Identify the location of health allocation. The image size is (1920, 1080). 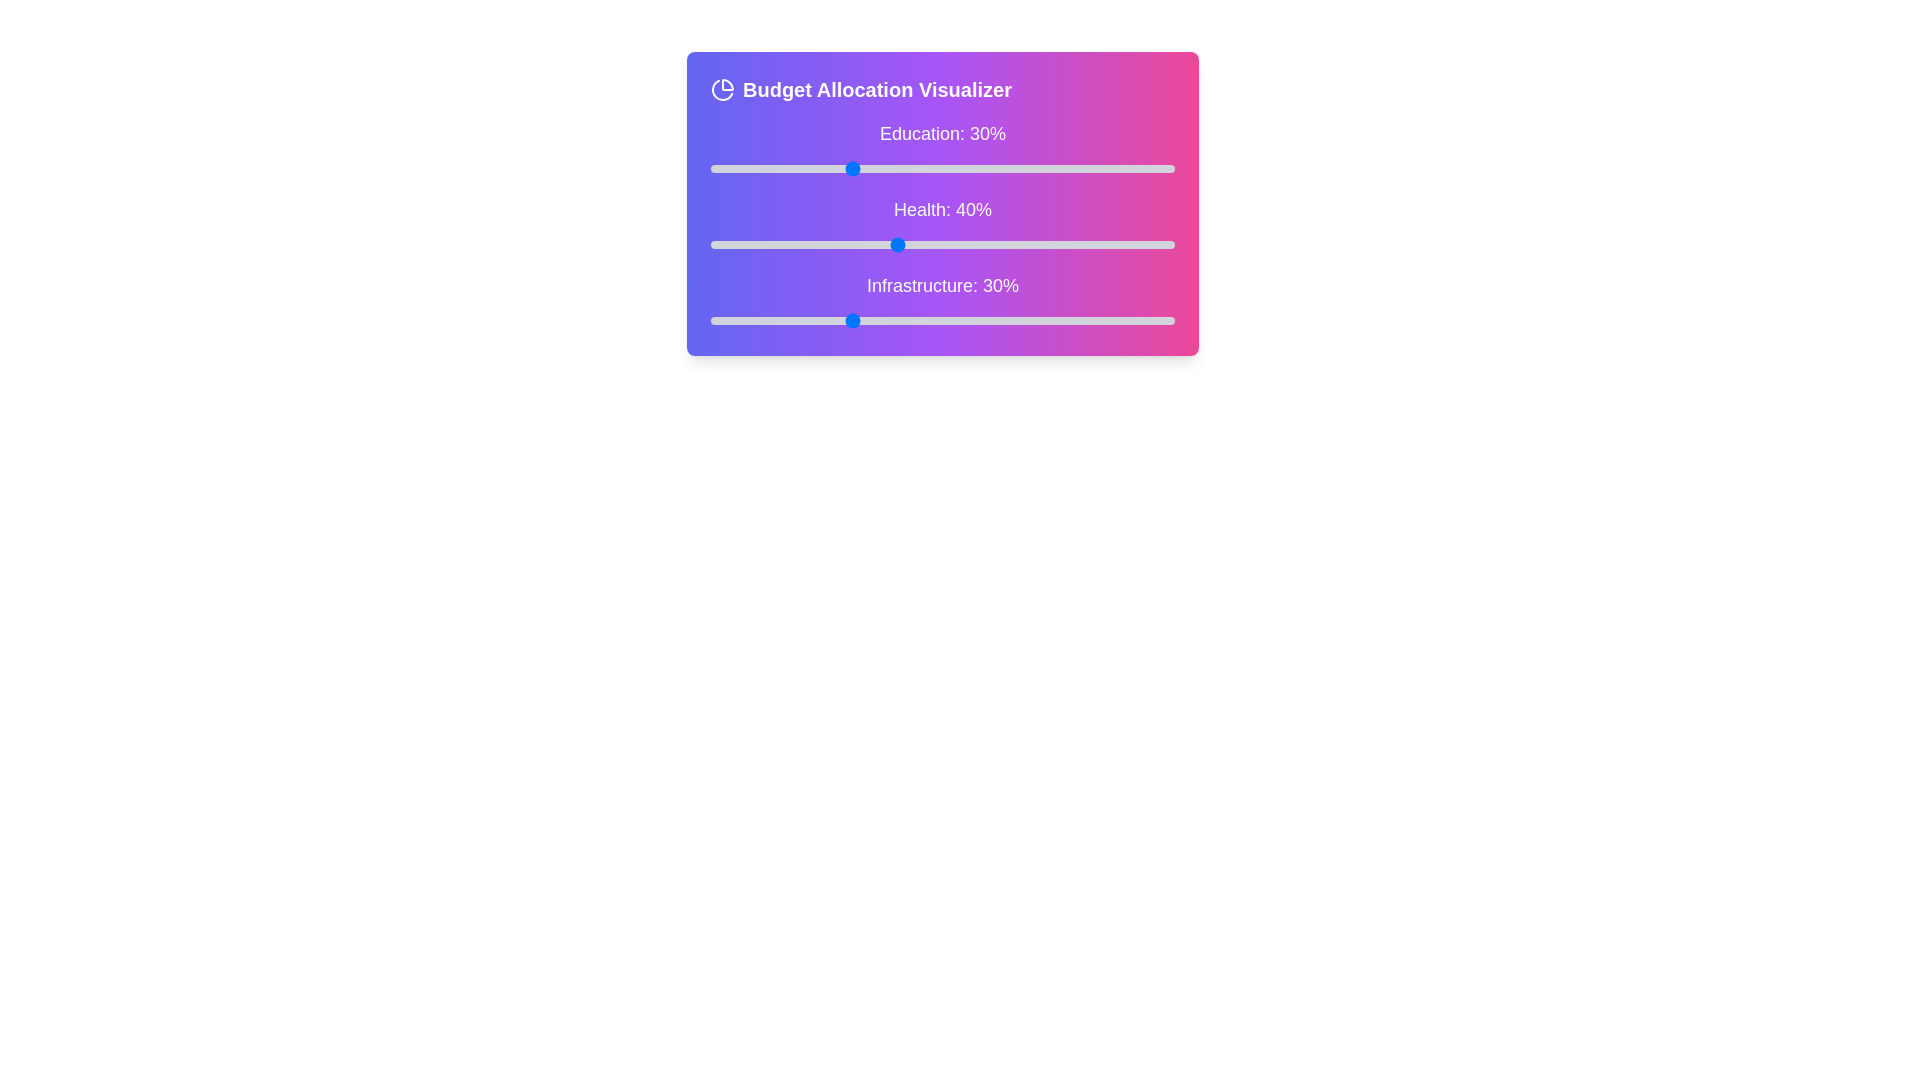
(1095, 244).